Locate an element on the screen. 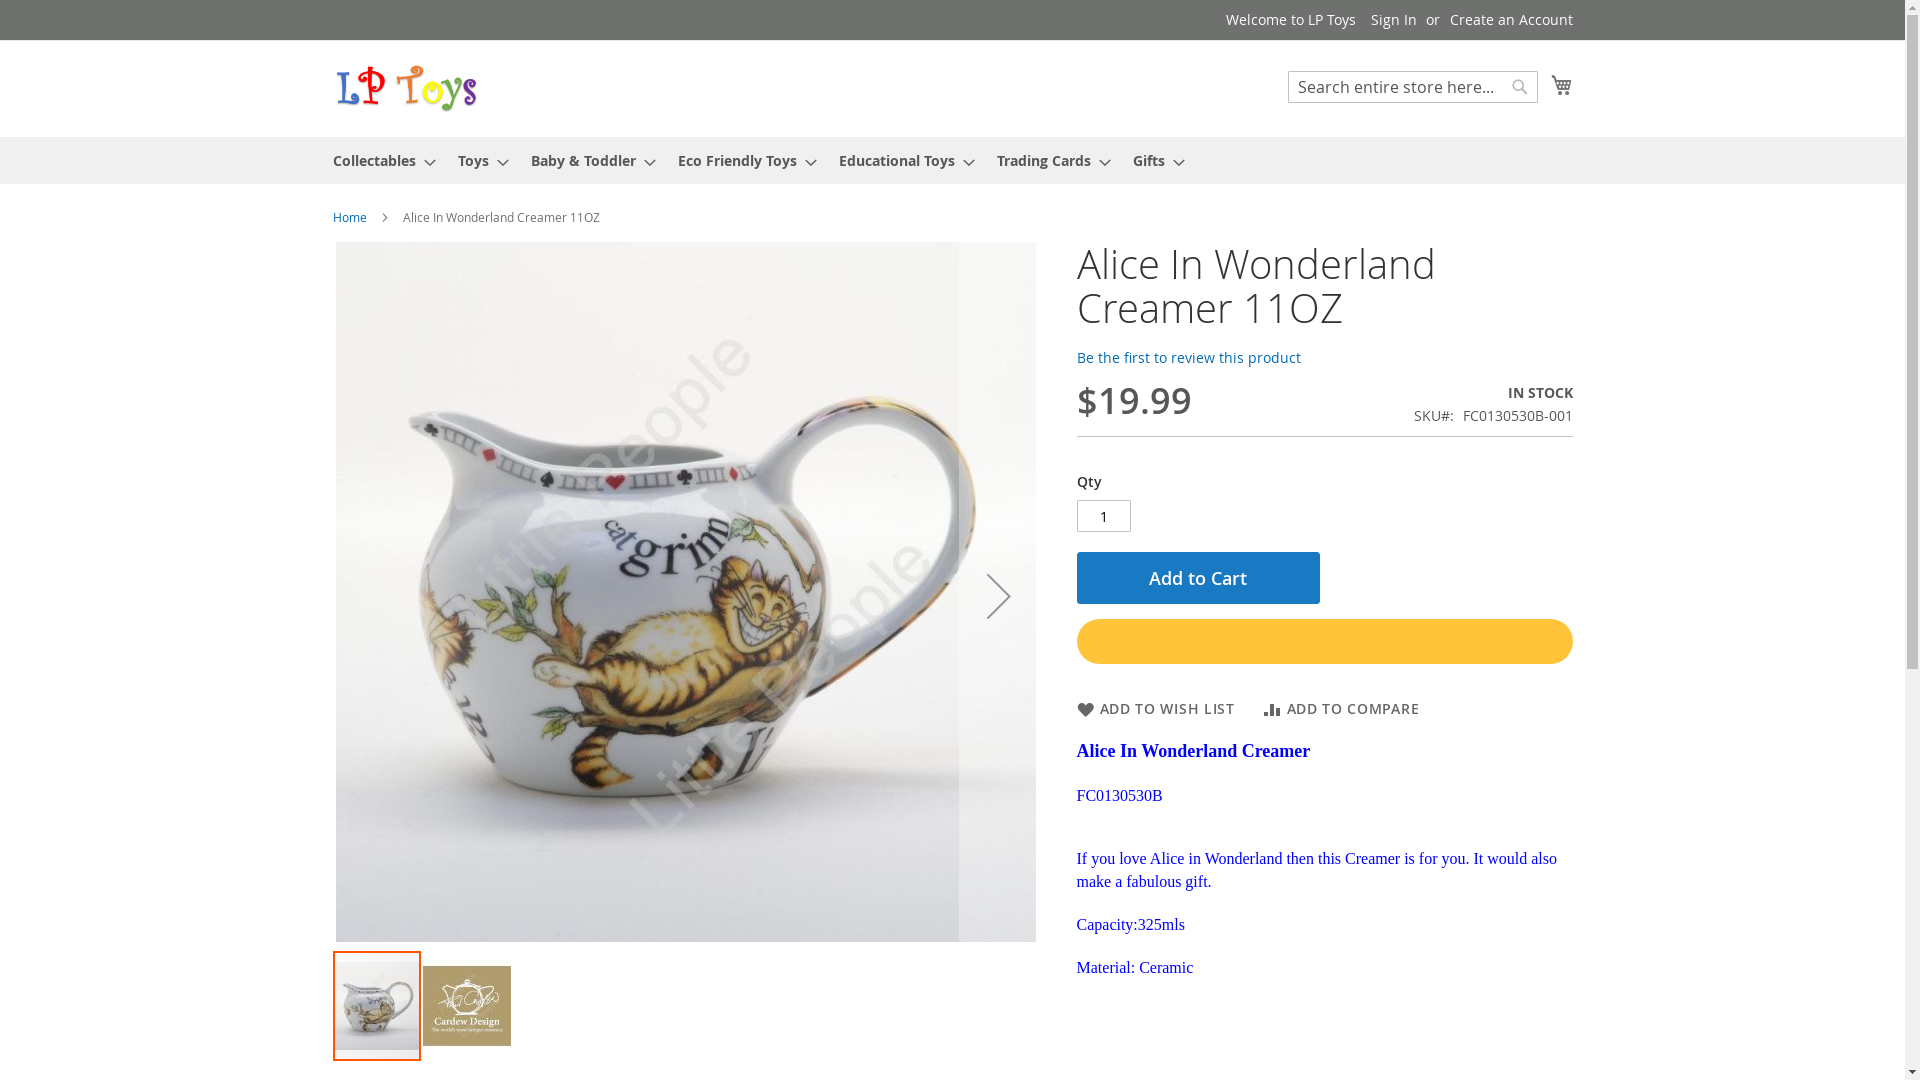  'Collectables' is located at coordinates (377, 159).